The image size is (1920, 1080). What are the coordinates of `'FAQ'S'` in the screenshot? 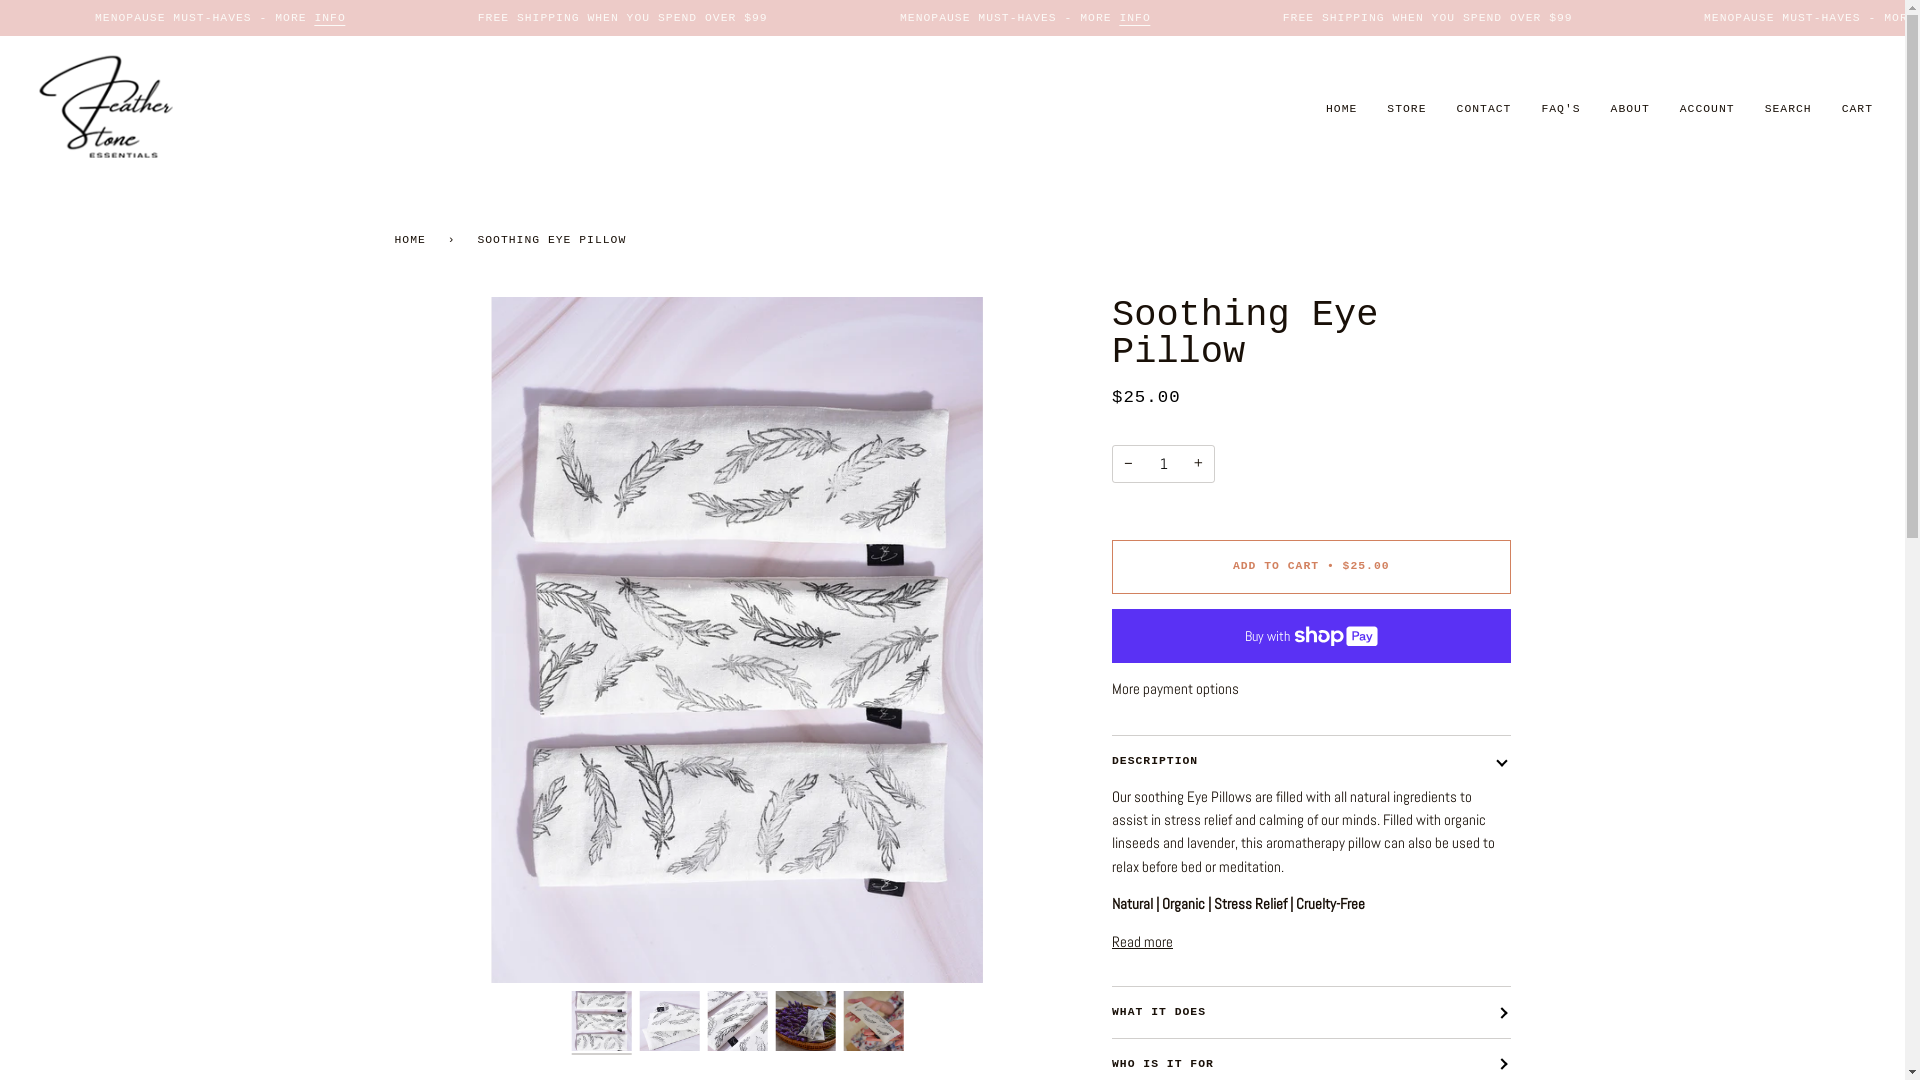 It's located at (1559, 108).